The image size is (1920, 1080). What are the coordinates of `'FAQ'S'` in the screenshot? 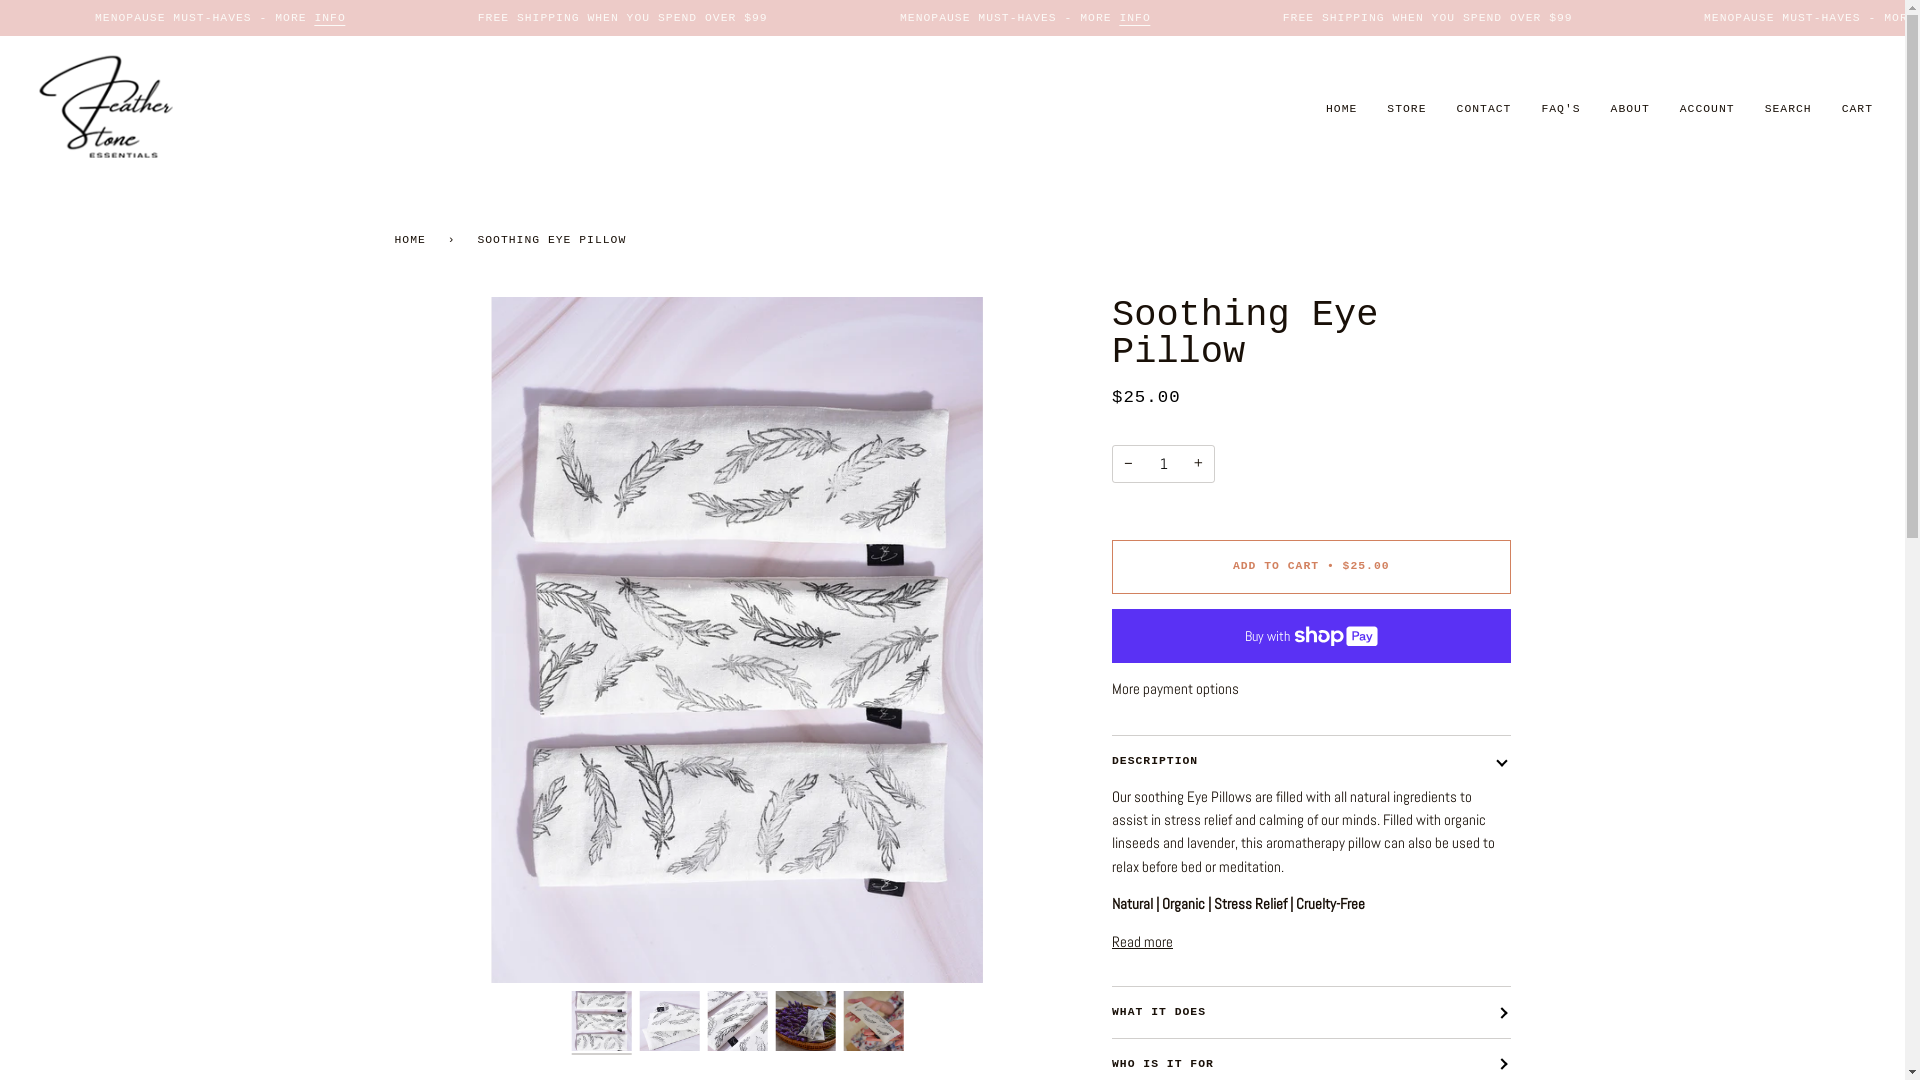 It's located at (1559, 108).